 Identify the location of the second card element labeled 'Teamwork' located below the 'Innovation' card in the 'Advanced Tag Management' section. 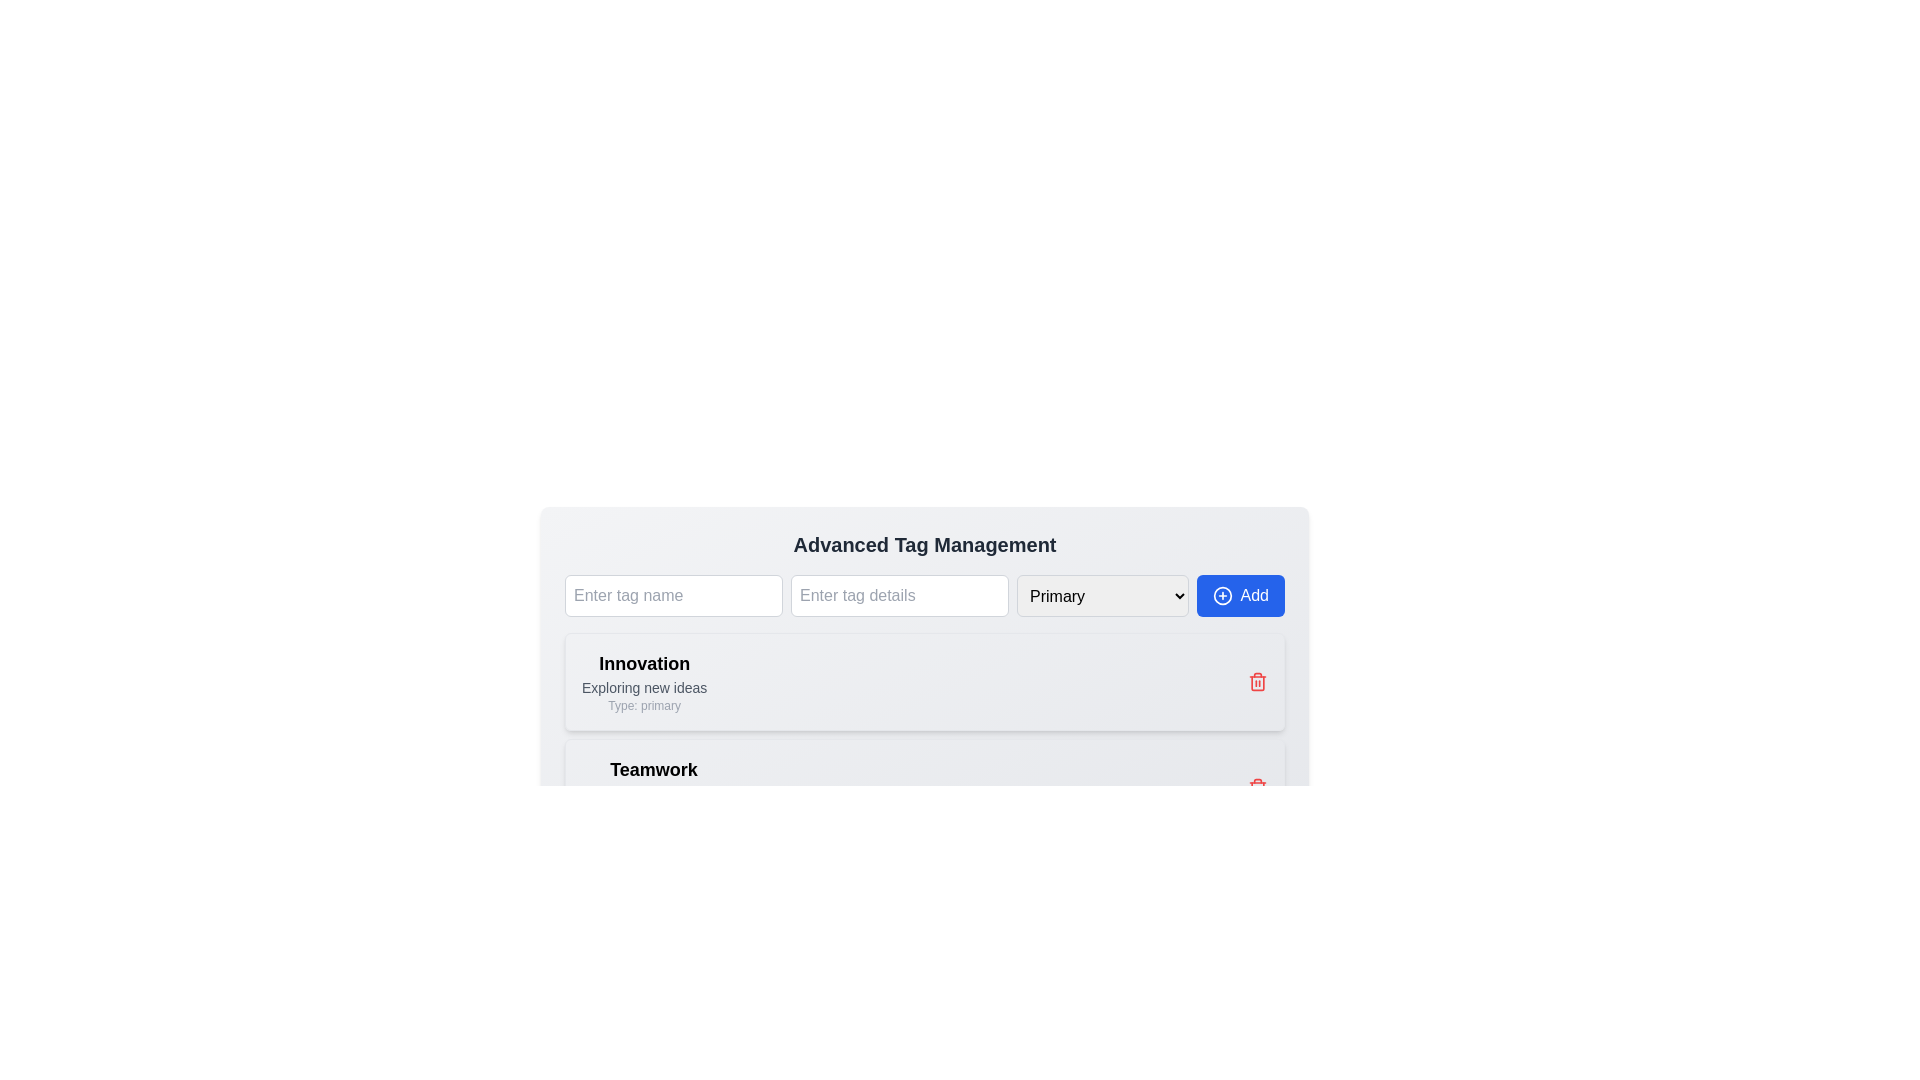
(924, 786).